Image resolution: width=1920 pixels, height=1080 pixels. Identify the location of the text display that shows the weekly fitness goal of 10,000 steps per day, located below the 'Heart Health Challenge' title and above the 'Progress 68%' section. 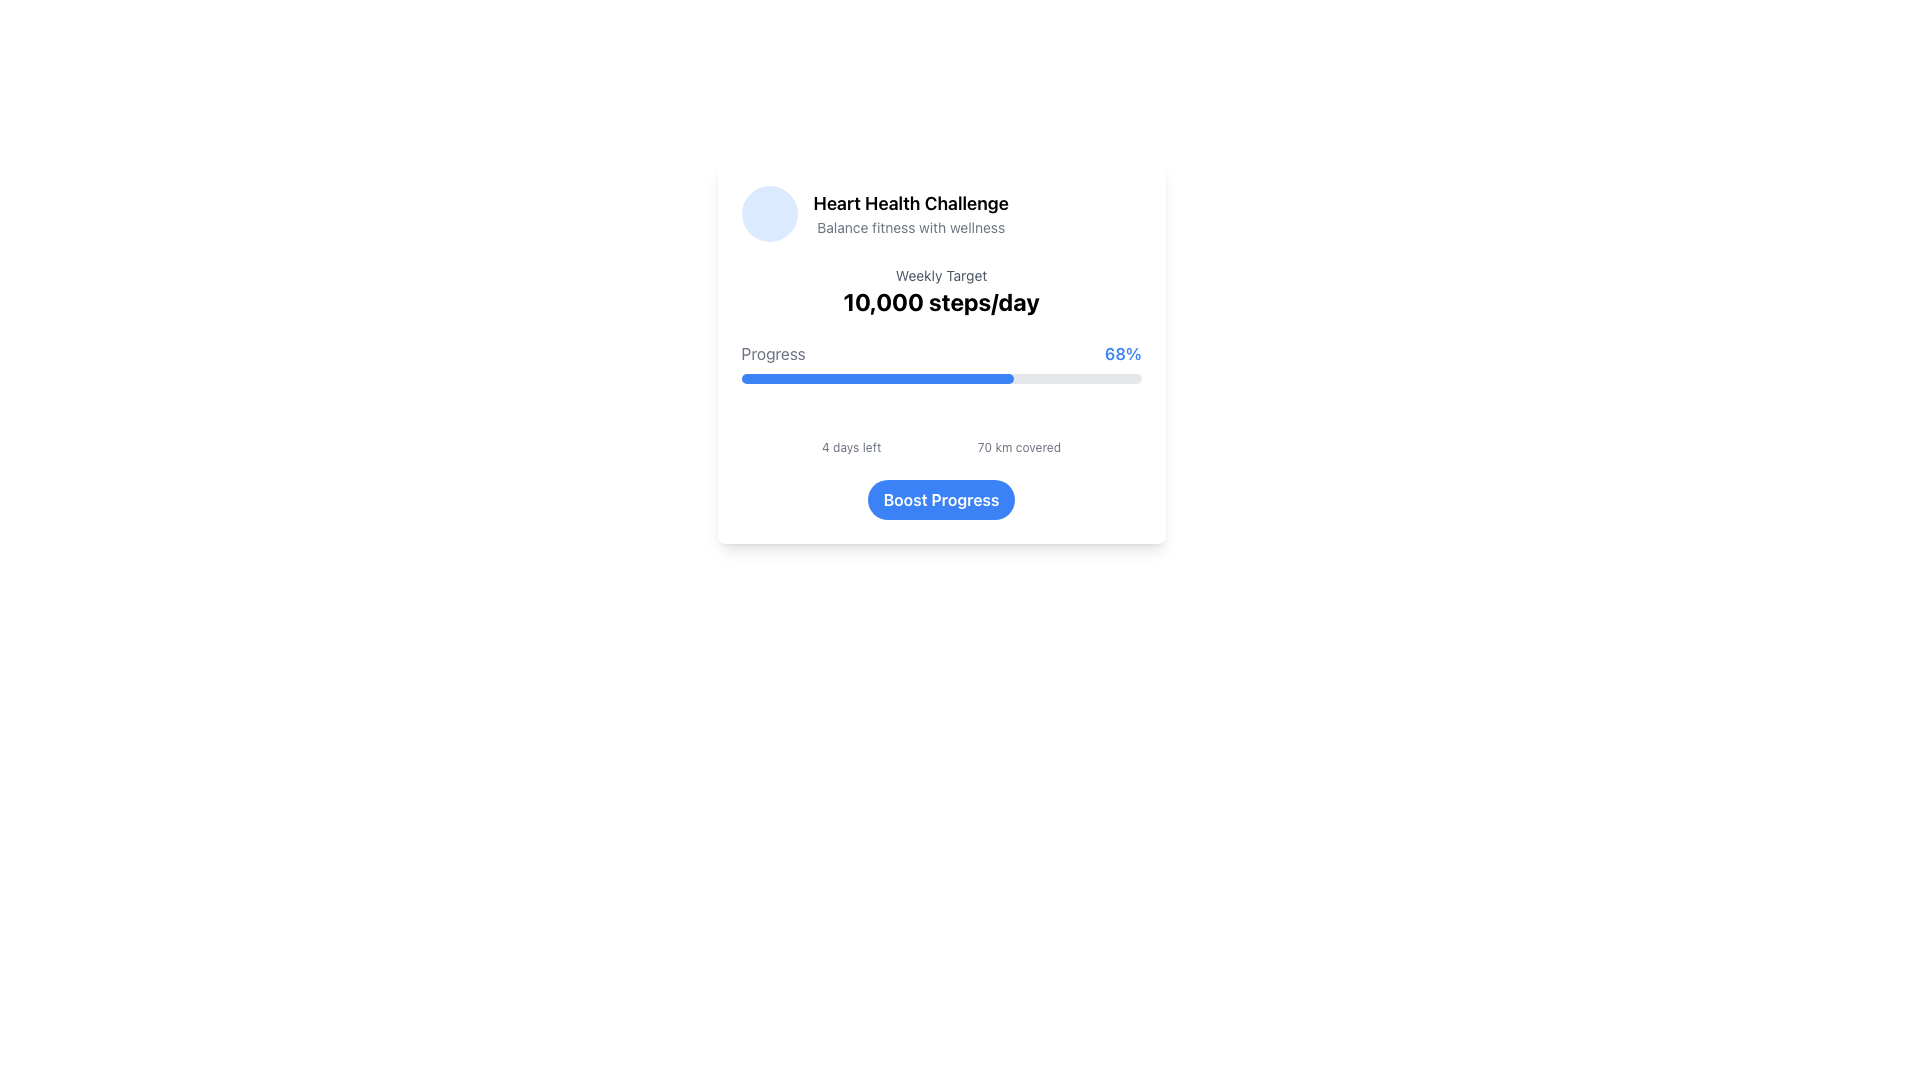
(940, 292).